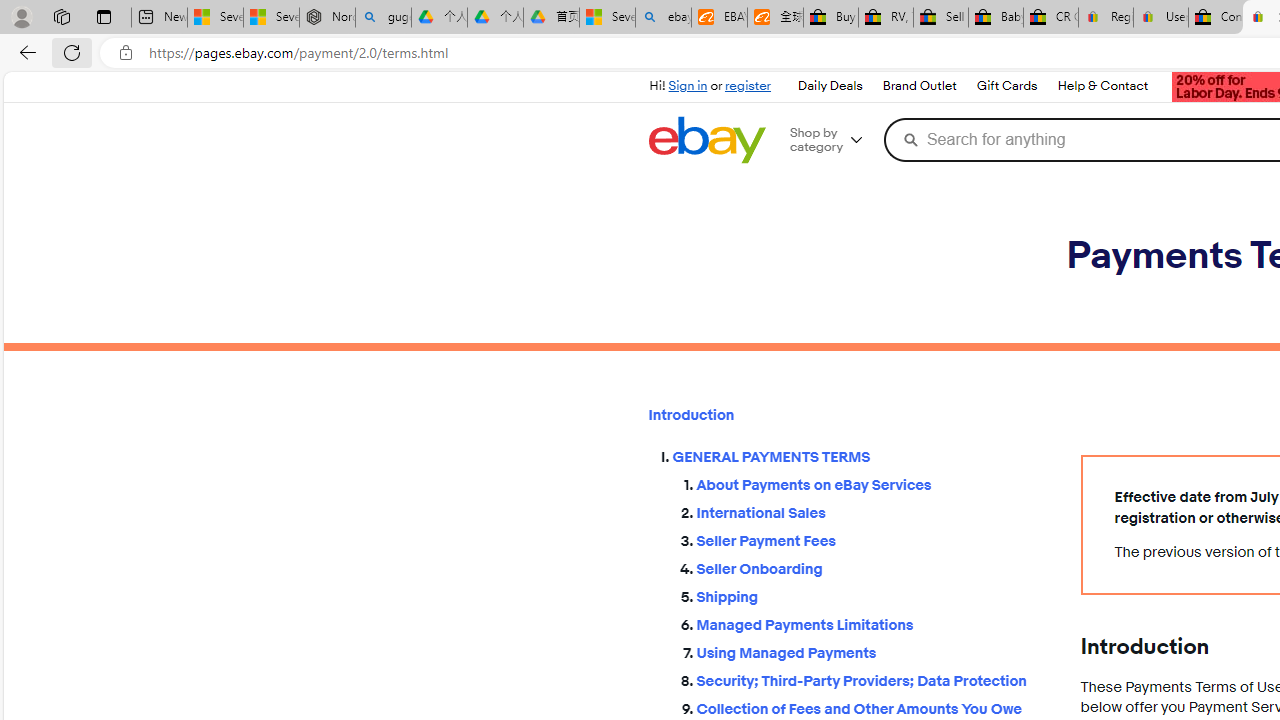 The image size is (1280, 720). What do you see at coordinates (918, 86) in the screenshot?
I see `'Brand Outlet'` at bounding box center [918, 86].